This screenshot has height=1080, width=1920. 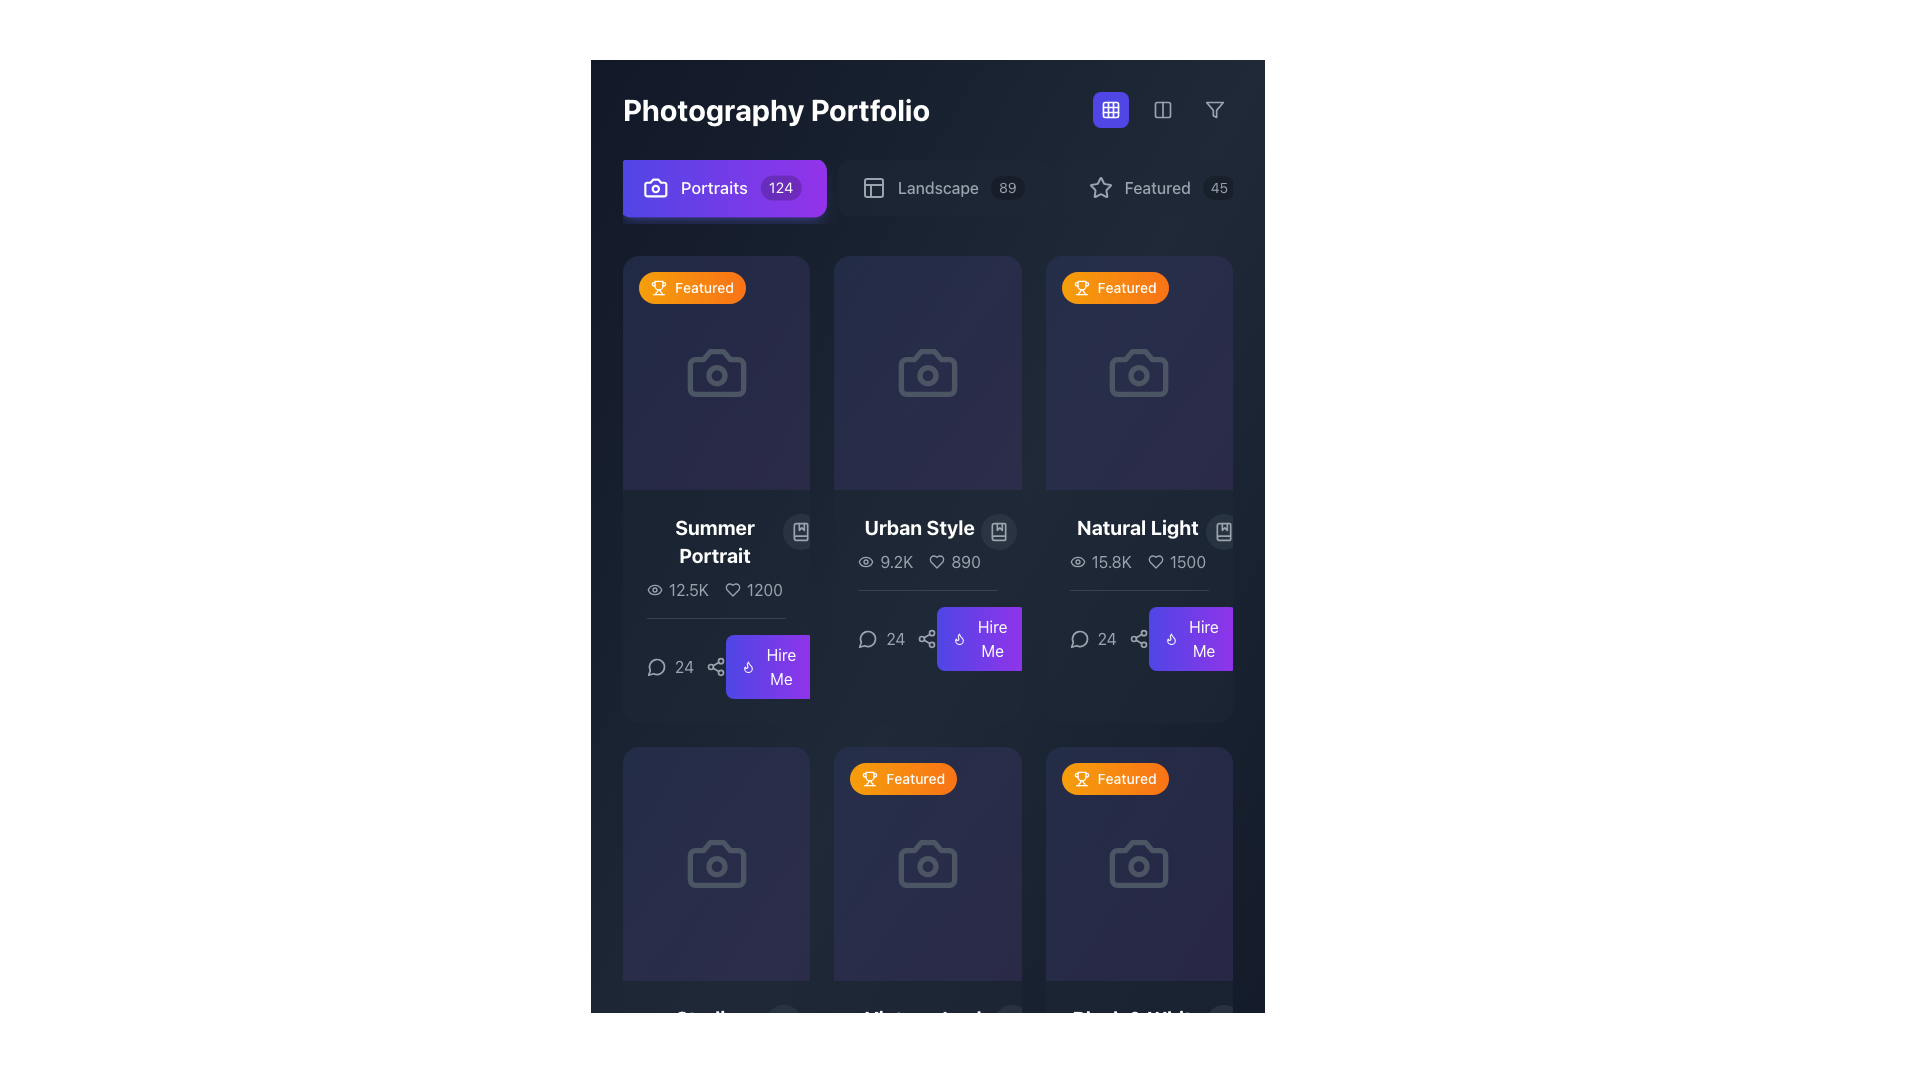 I want to click on the camera icon representing 'Natural Light', which is located in the top row, third column of the portfolio thumbnails, so click(x=1139, y=373).